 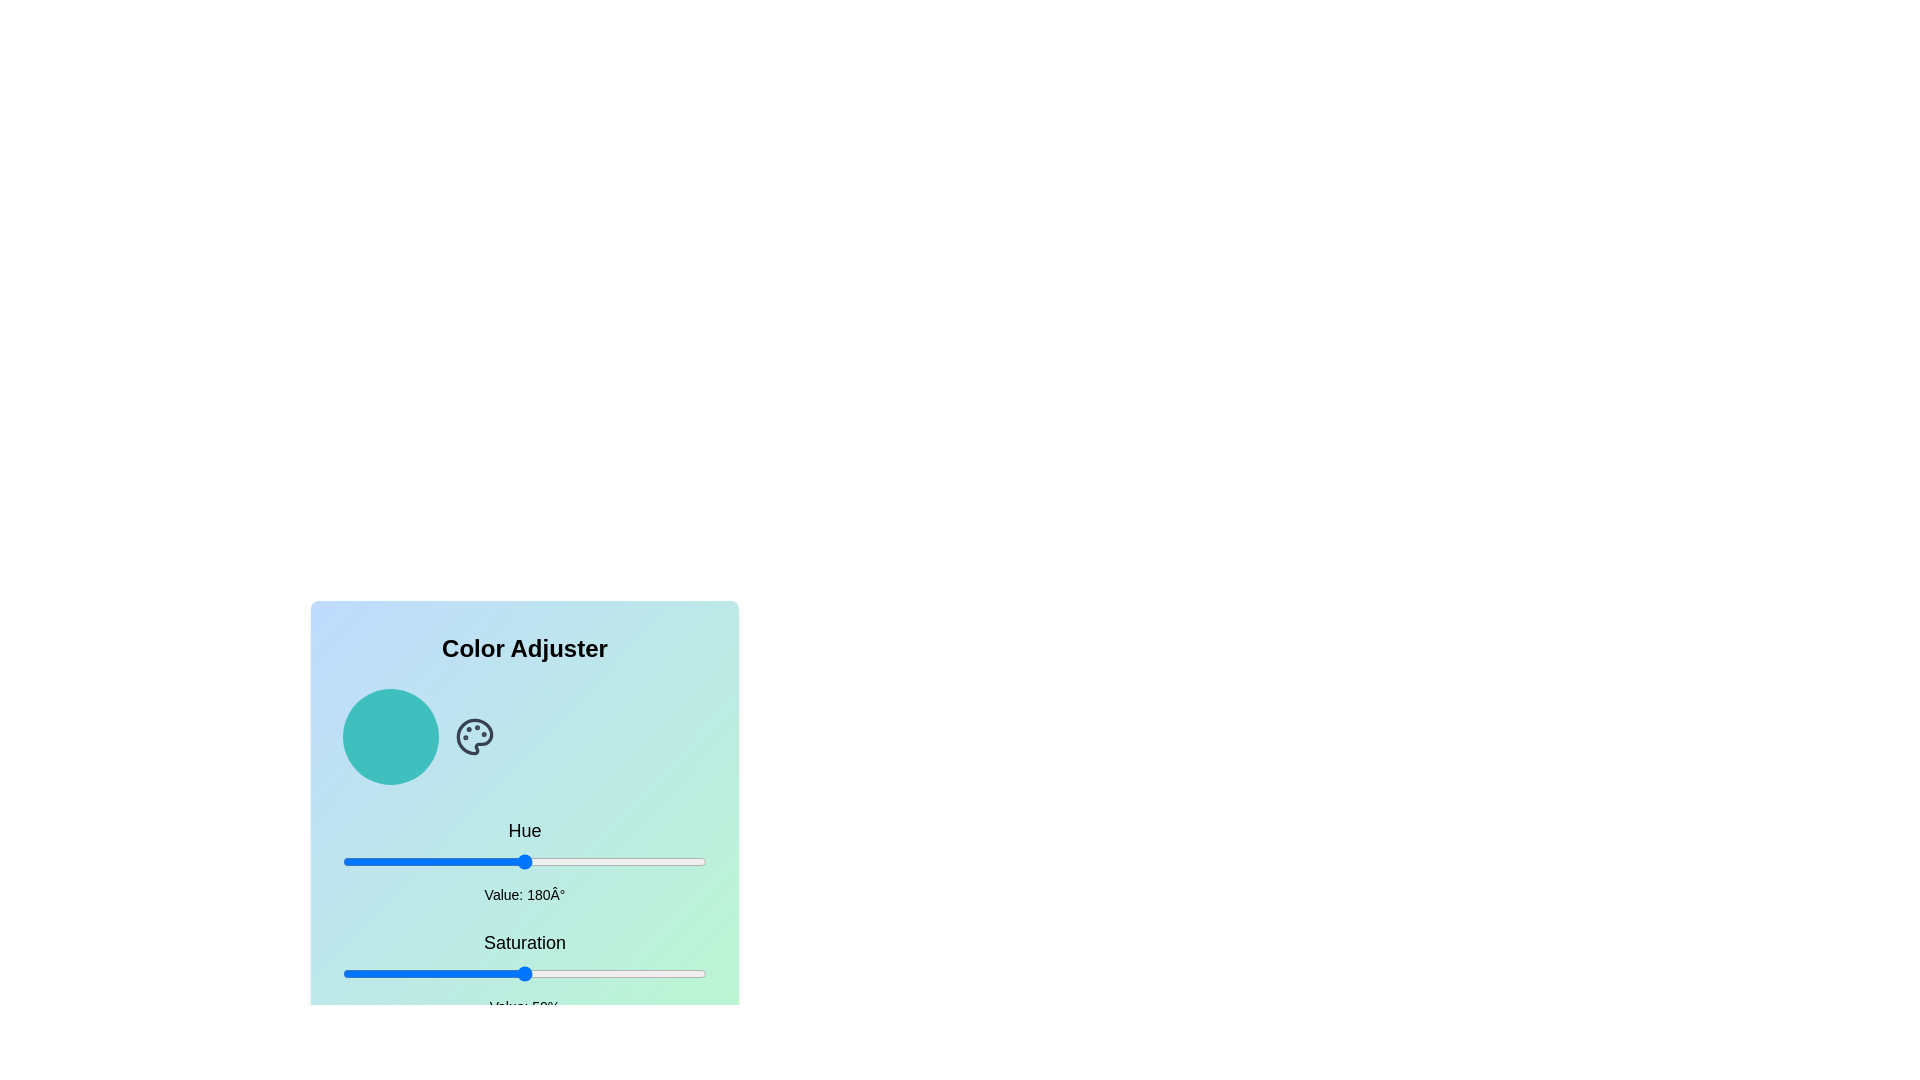 I want to click on the saturation slider to set the saturation to 99%, so click(x=703, y=973).